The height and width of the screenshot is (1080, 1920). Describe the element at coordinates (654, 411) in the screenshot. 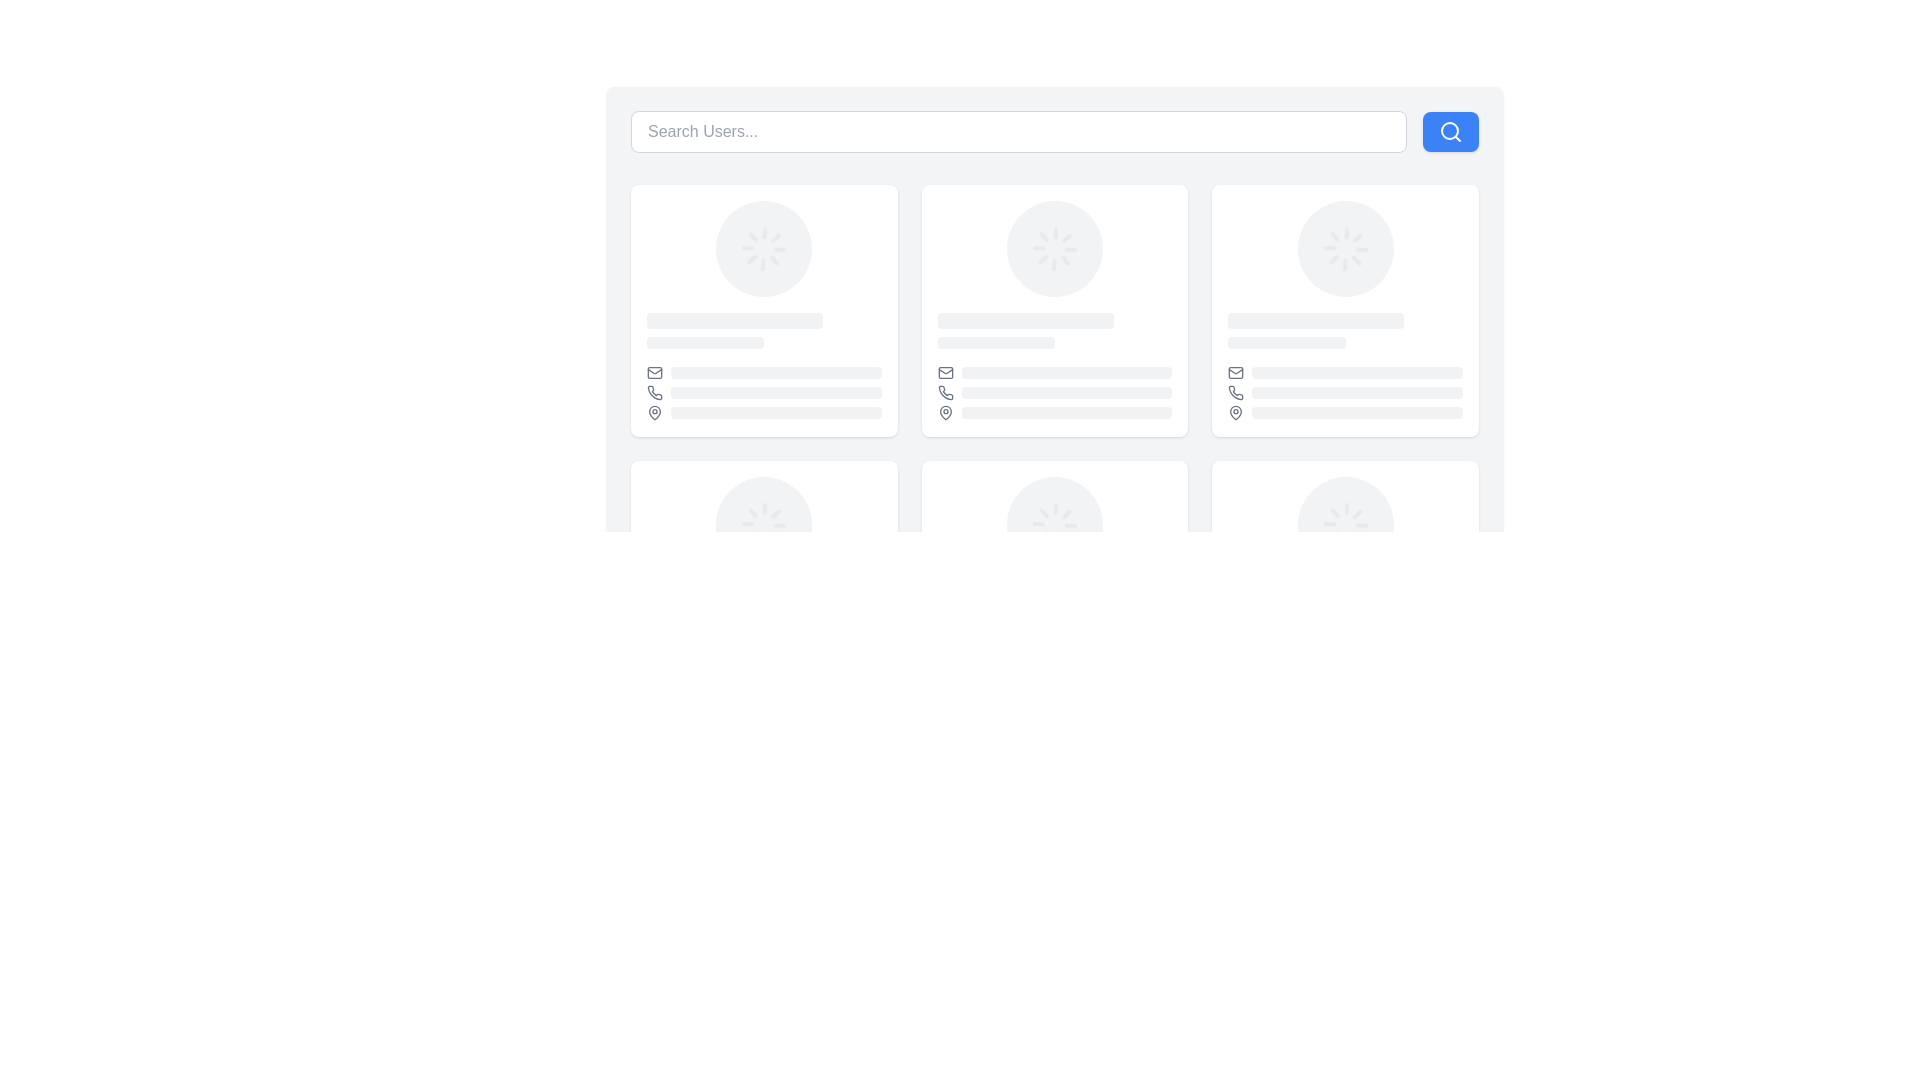

I see `the representation of the pin icon located in the bottom-left corner of its respective card, which is part of a grid layout of user profiles or cards` at that location.